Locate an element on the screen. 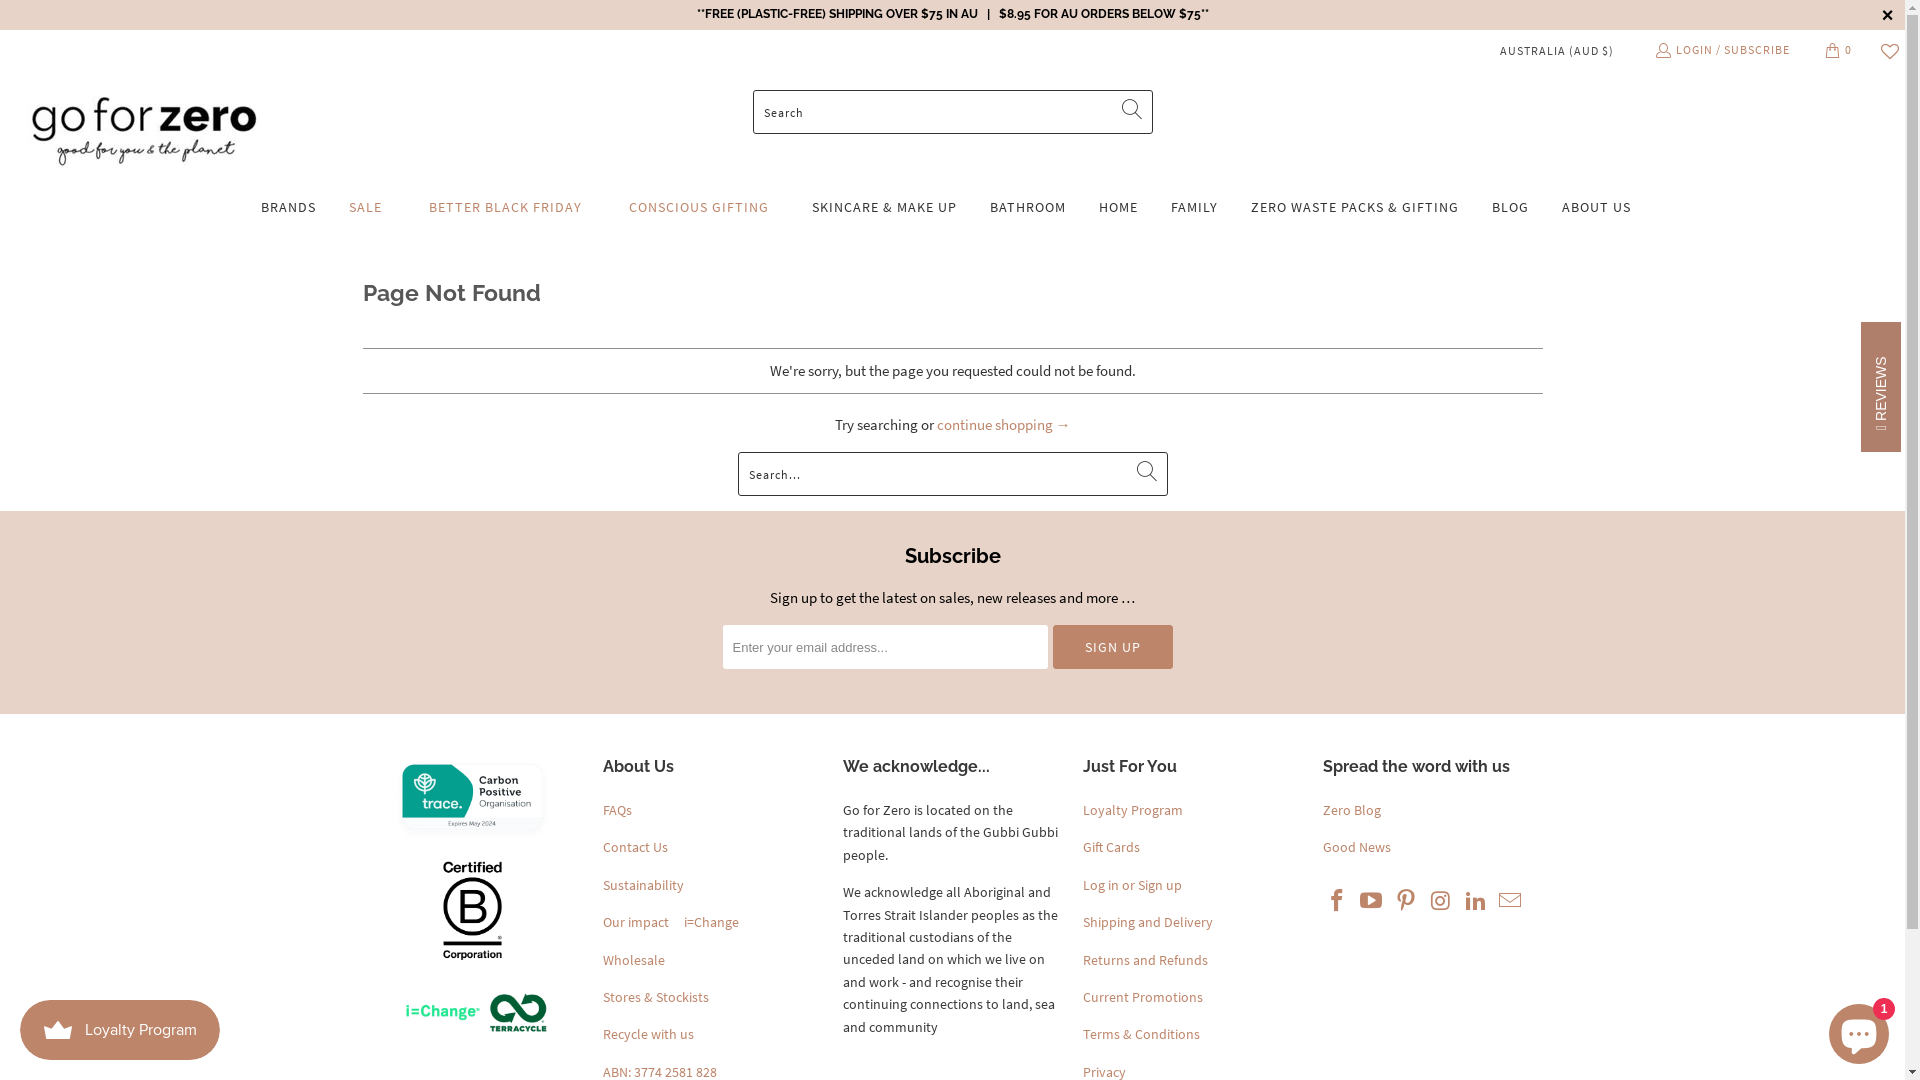 The image size is (1920, 1080). '0' is located at coordinates (1839, 49).